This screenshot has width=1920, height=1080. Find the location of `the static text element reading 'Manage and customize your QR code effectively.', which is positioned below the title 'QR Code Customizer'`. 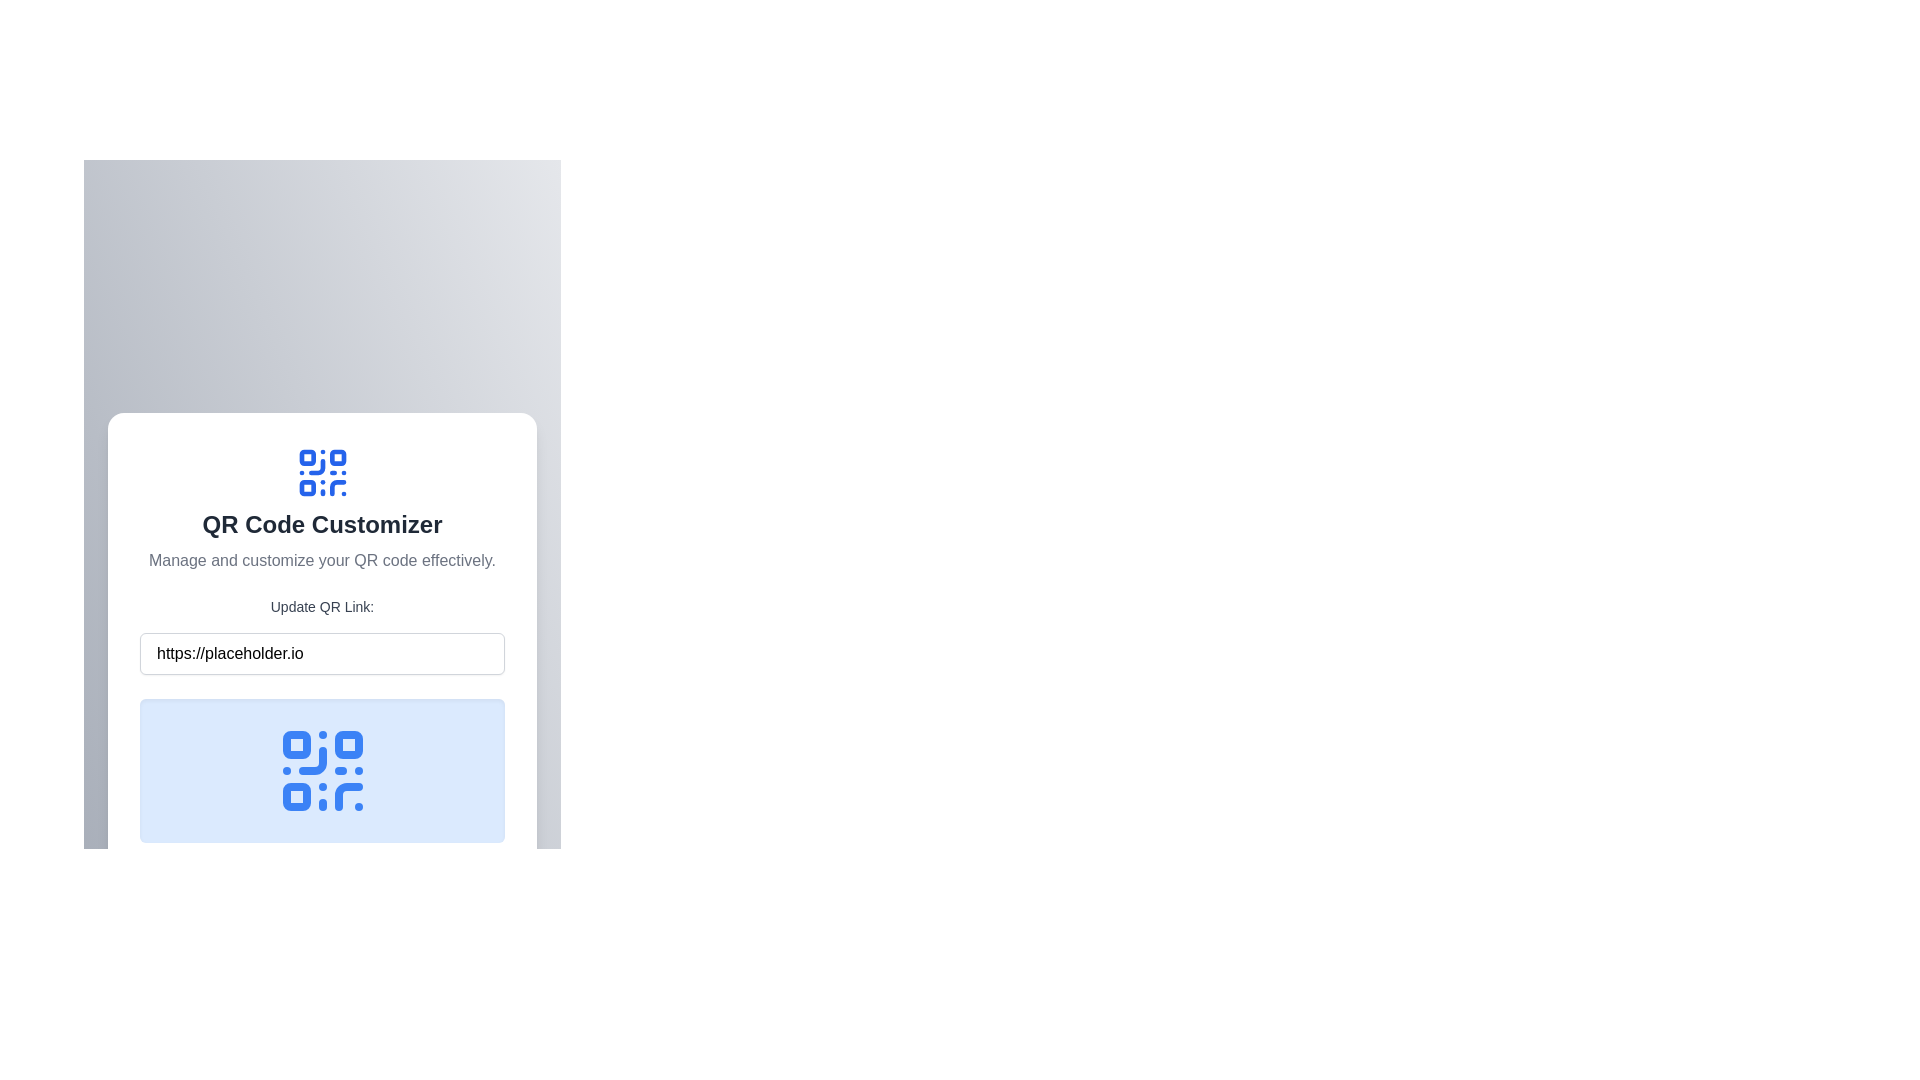

the static text element reading 'Manage and customize your QR code effectively.', which is positioned below the title 'QR Code Customizer' is located at coordinates (322, 560).